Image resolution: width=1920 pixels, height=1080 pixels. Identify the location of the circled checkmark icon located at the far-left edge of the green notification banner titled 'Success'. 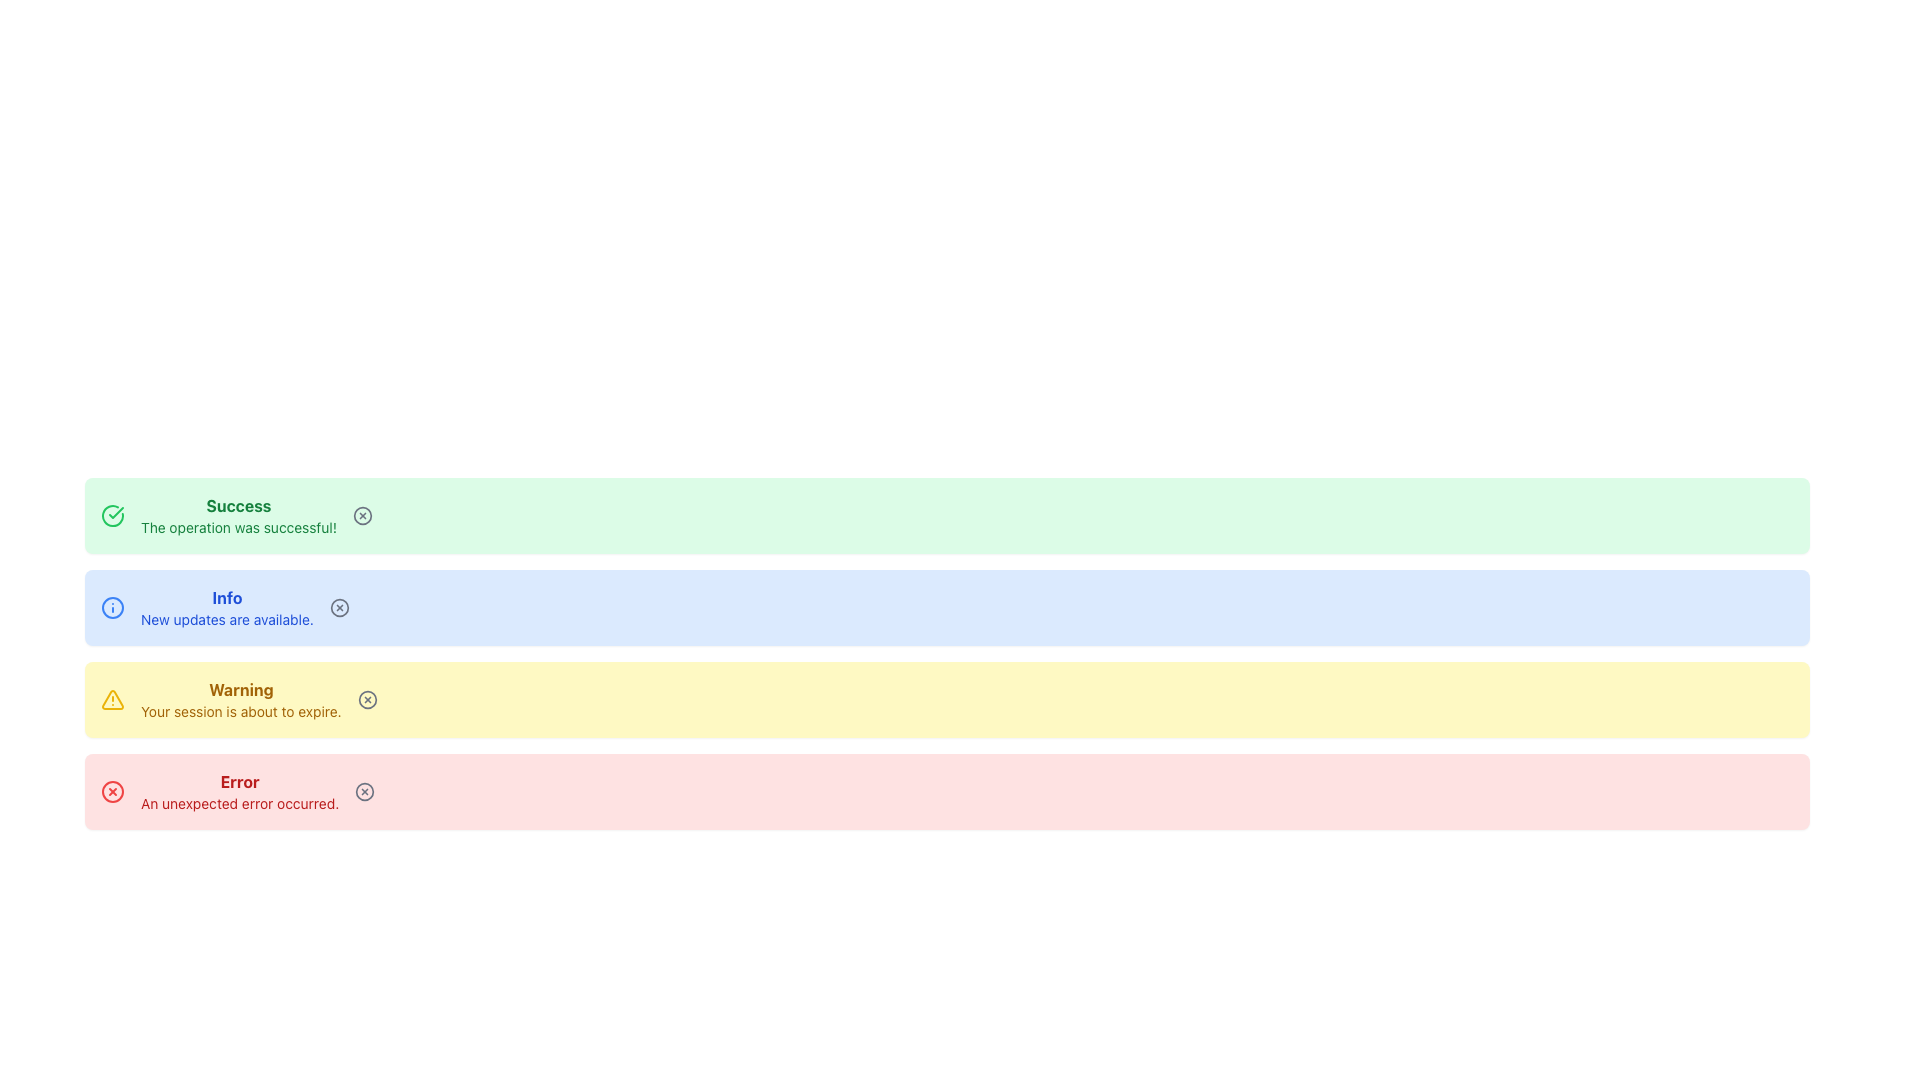
(112, 515).